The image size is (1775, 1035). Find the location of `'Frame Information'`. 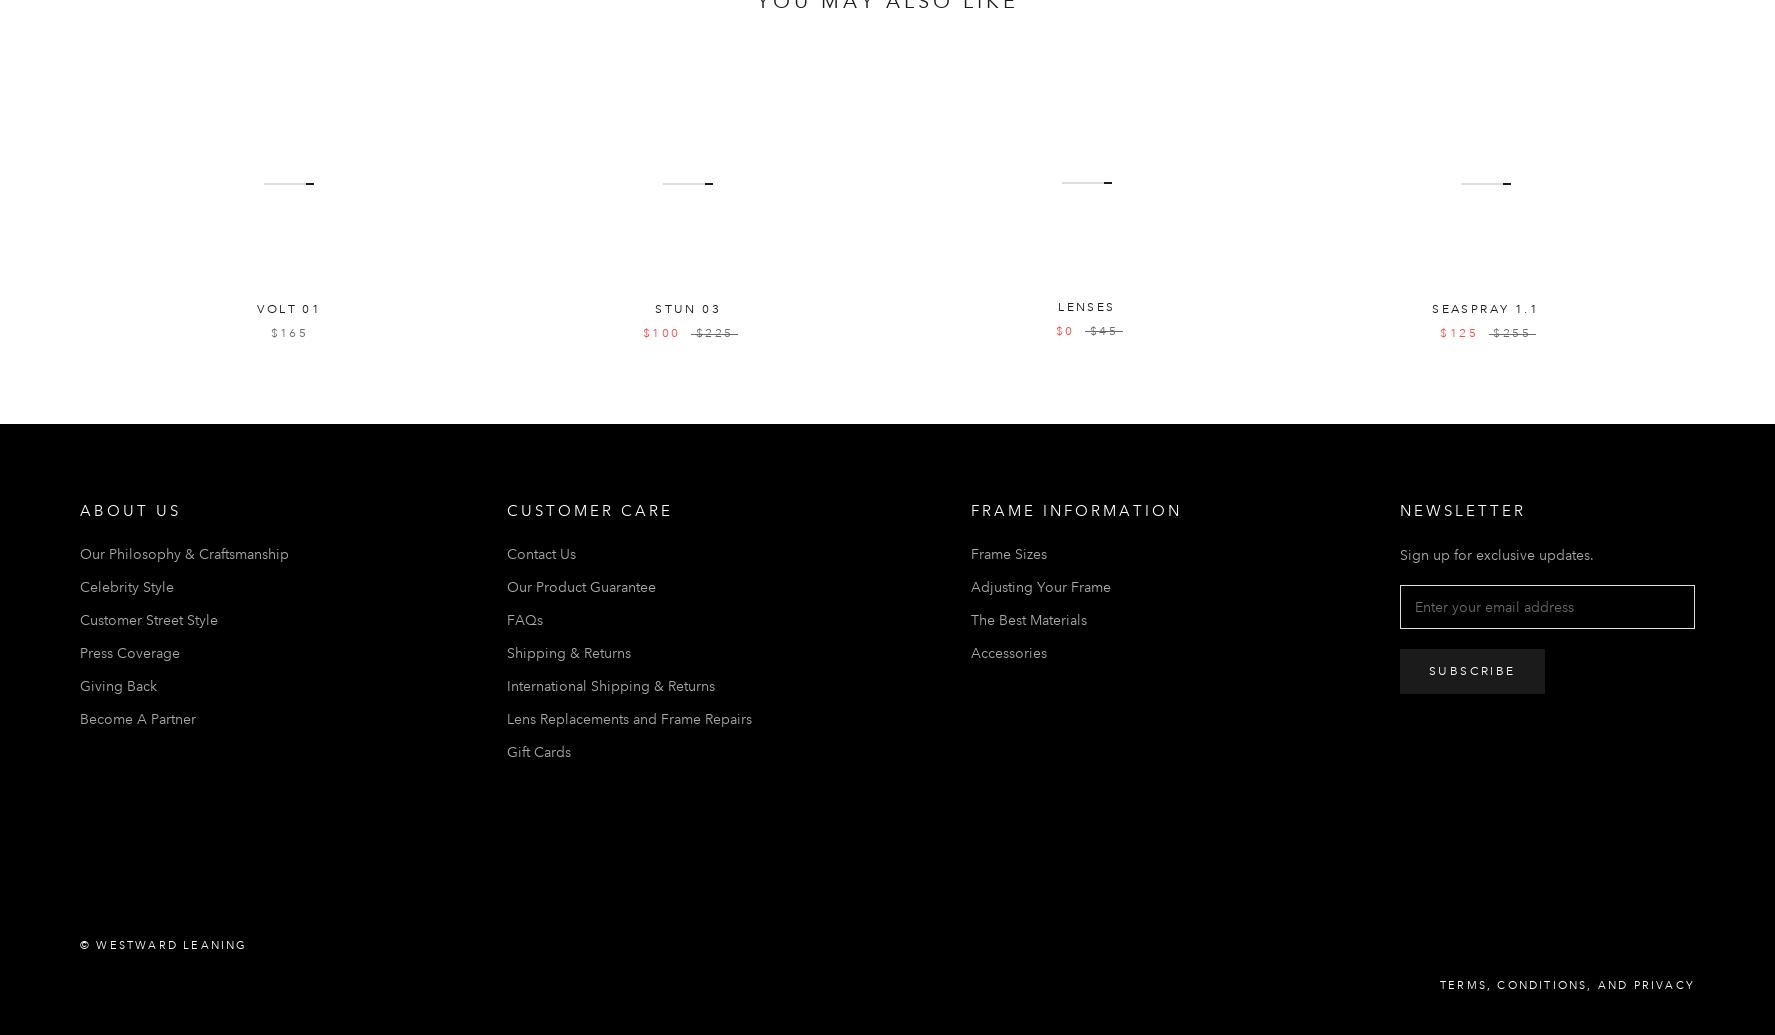

'Frame Information' is located at coordinates (1075, 510).